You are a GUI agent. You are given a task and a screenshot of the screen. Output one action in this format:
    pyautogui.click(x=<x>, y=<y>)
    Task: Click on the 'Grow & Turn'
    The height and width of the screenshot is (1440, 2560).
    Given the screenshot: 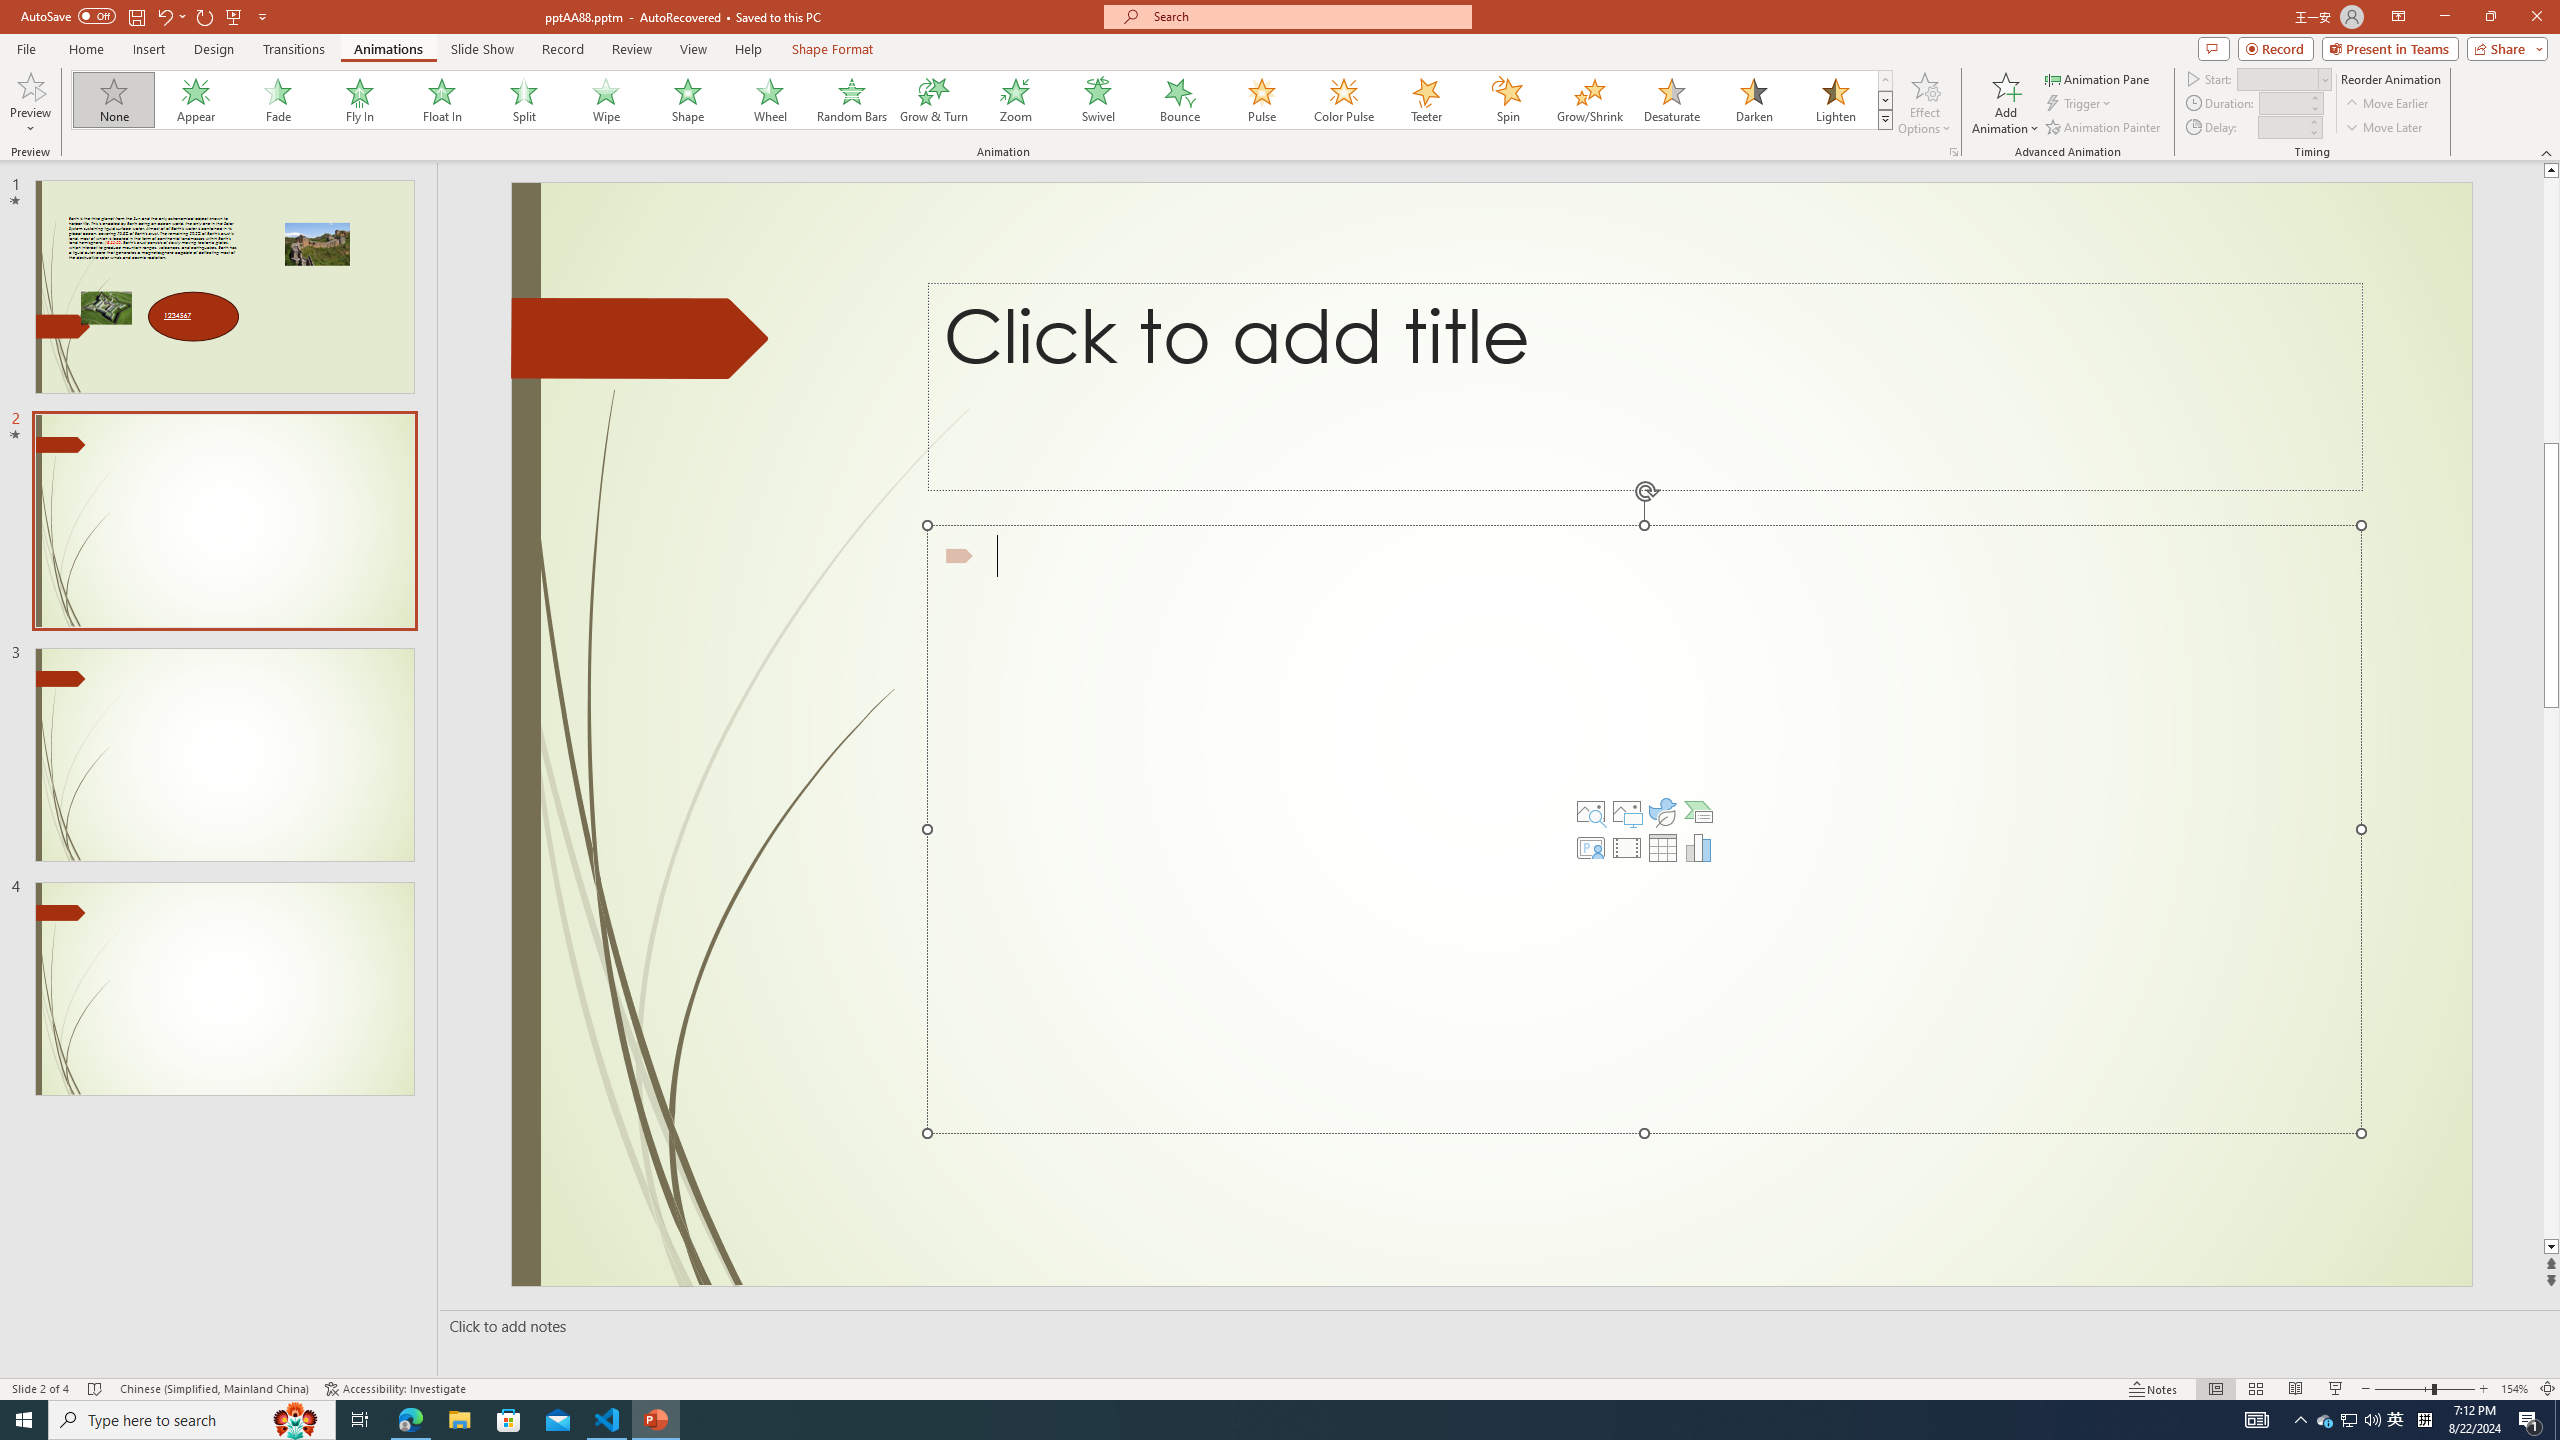 What is the action you would take?
    pyautogui.click(x=933, y=99)
    